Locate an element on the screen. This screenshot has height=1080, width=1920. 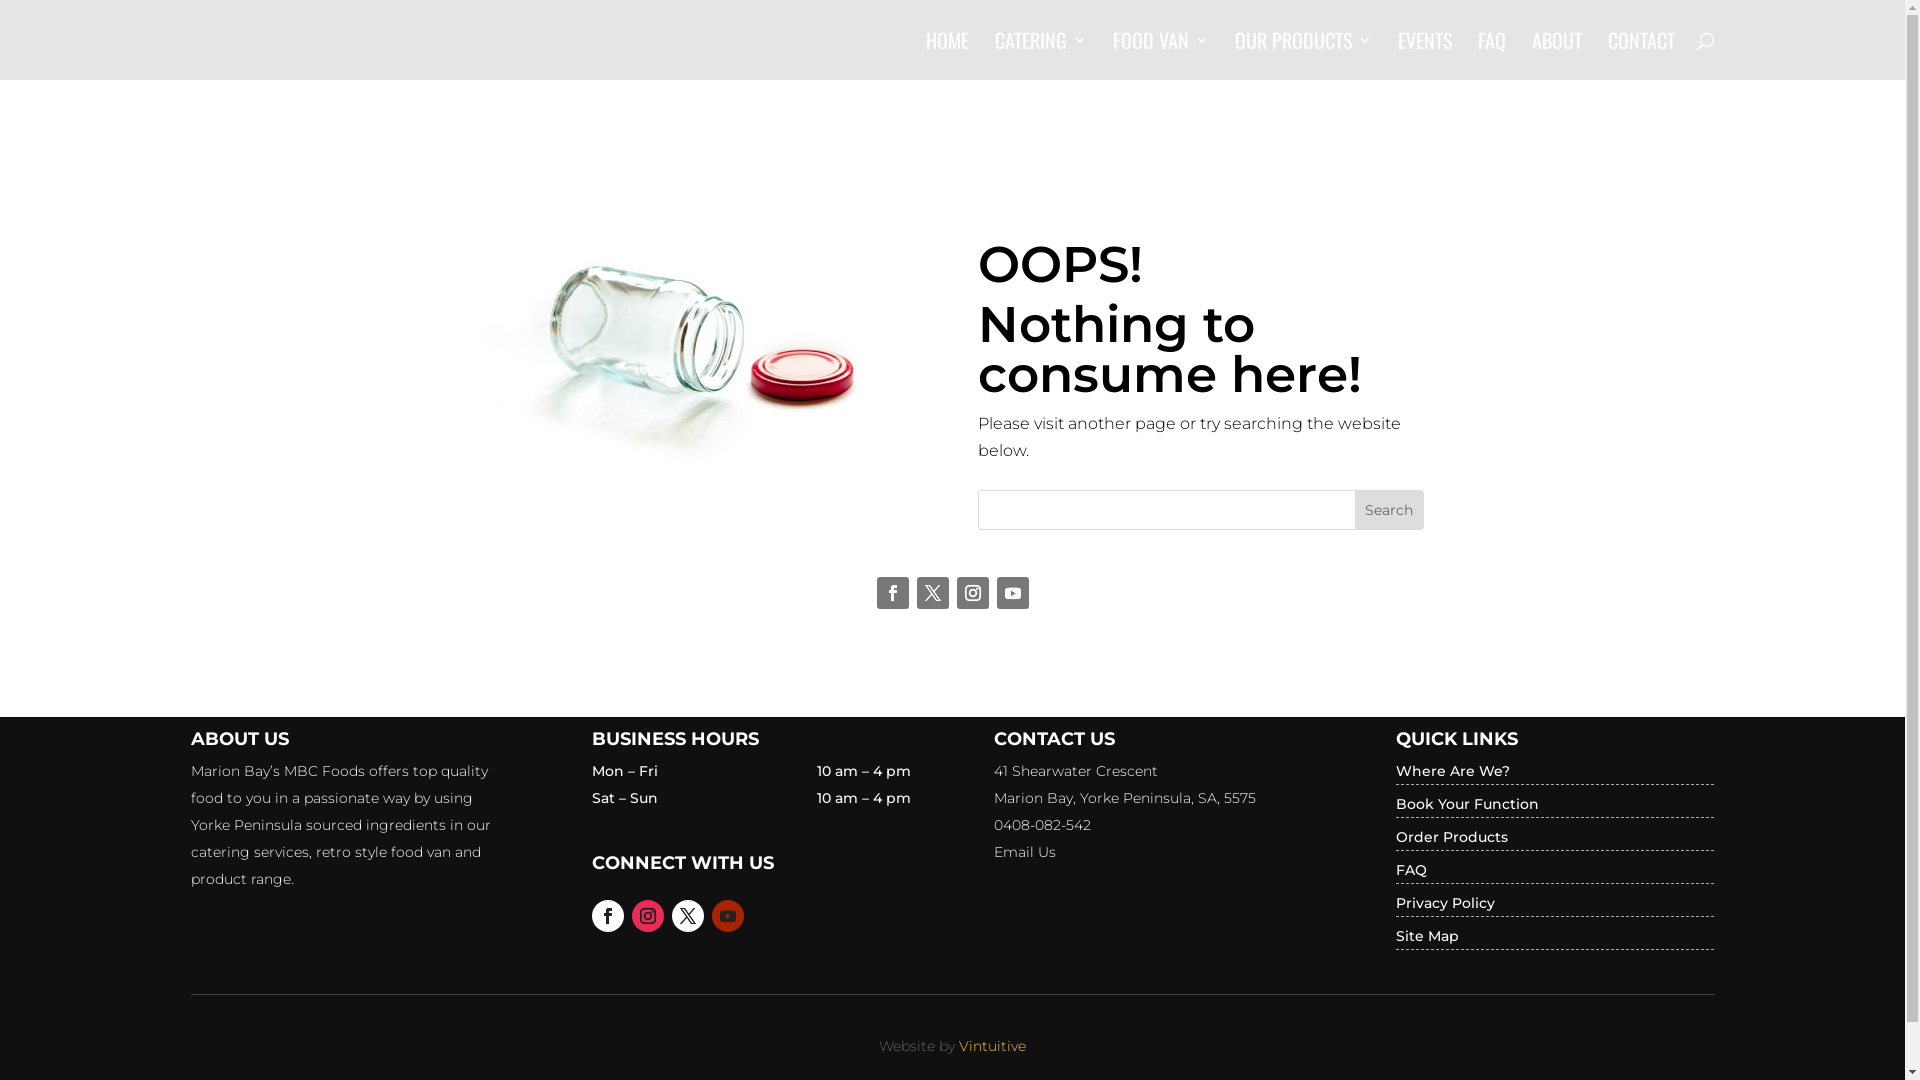
'Follow on Youtube' is located at coordinates (727, 915).